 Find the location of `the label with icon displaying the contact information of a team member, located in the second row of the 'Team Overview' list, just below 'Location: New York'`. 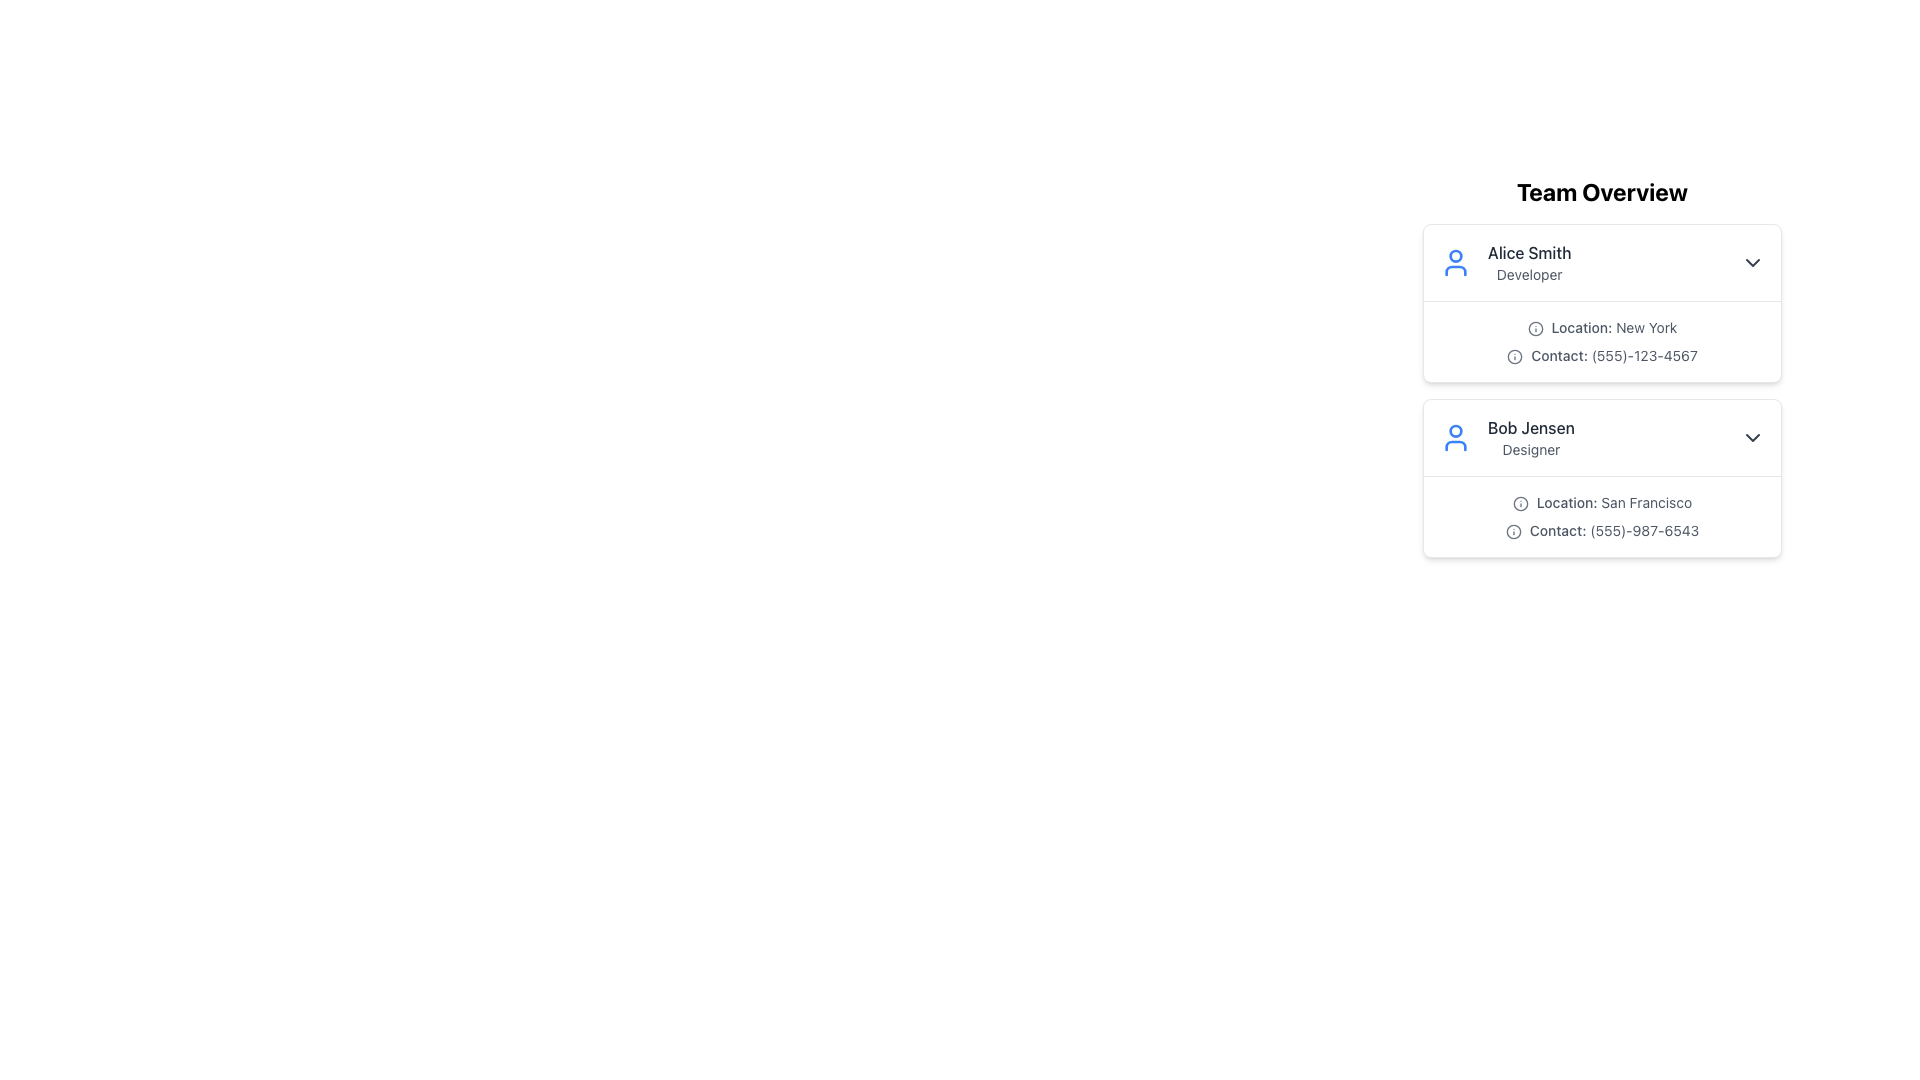

the label with icon displaying the contact information of a team member, located in the second row of the 'Team Overview' list, just below 'Location: New York' is located at coordinates (1602, 354).